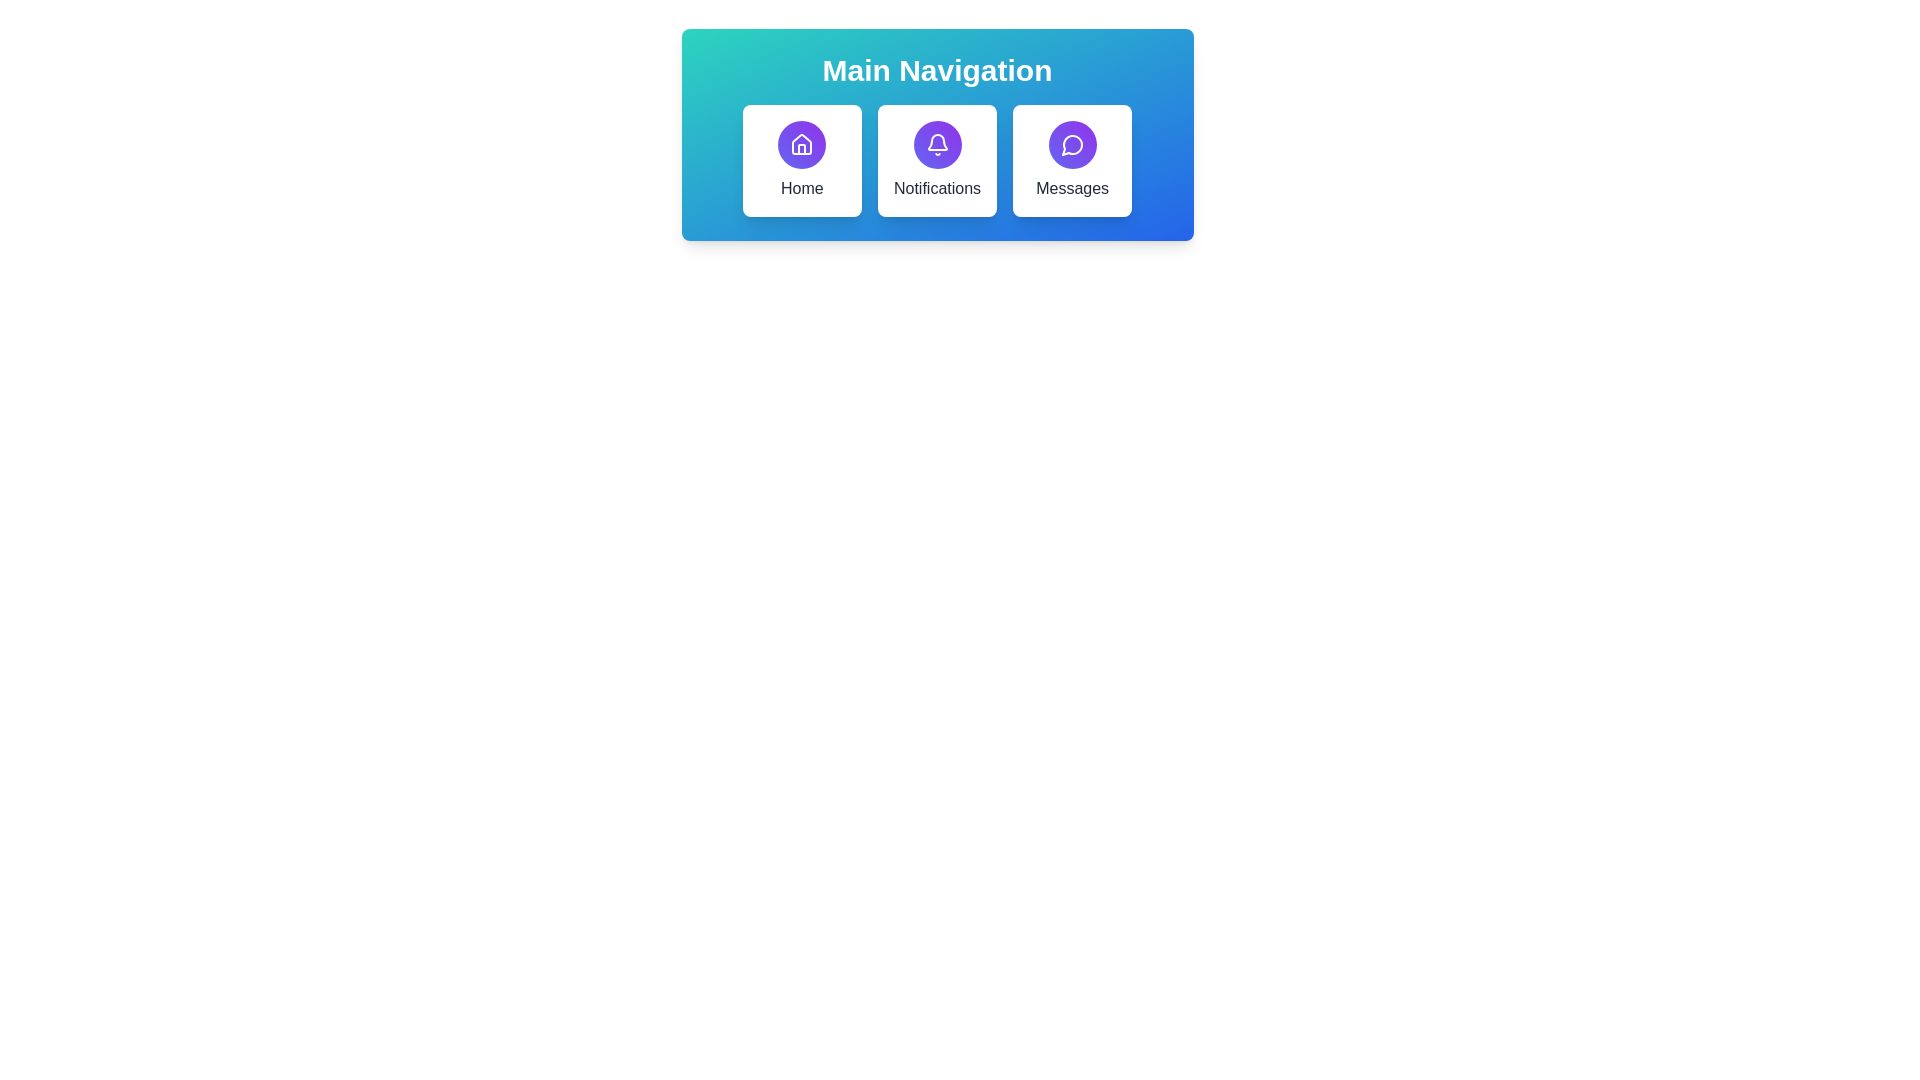 The image size is (1920, 1080). I want to click on the 'Messages' label, which is a dark gray text label located centrally below a circular icon within a white card, so click(1071, 189).